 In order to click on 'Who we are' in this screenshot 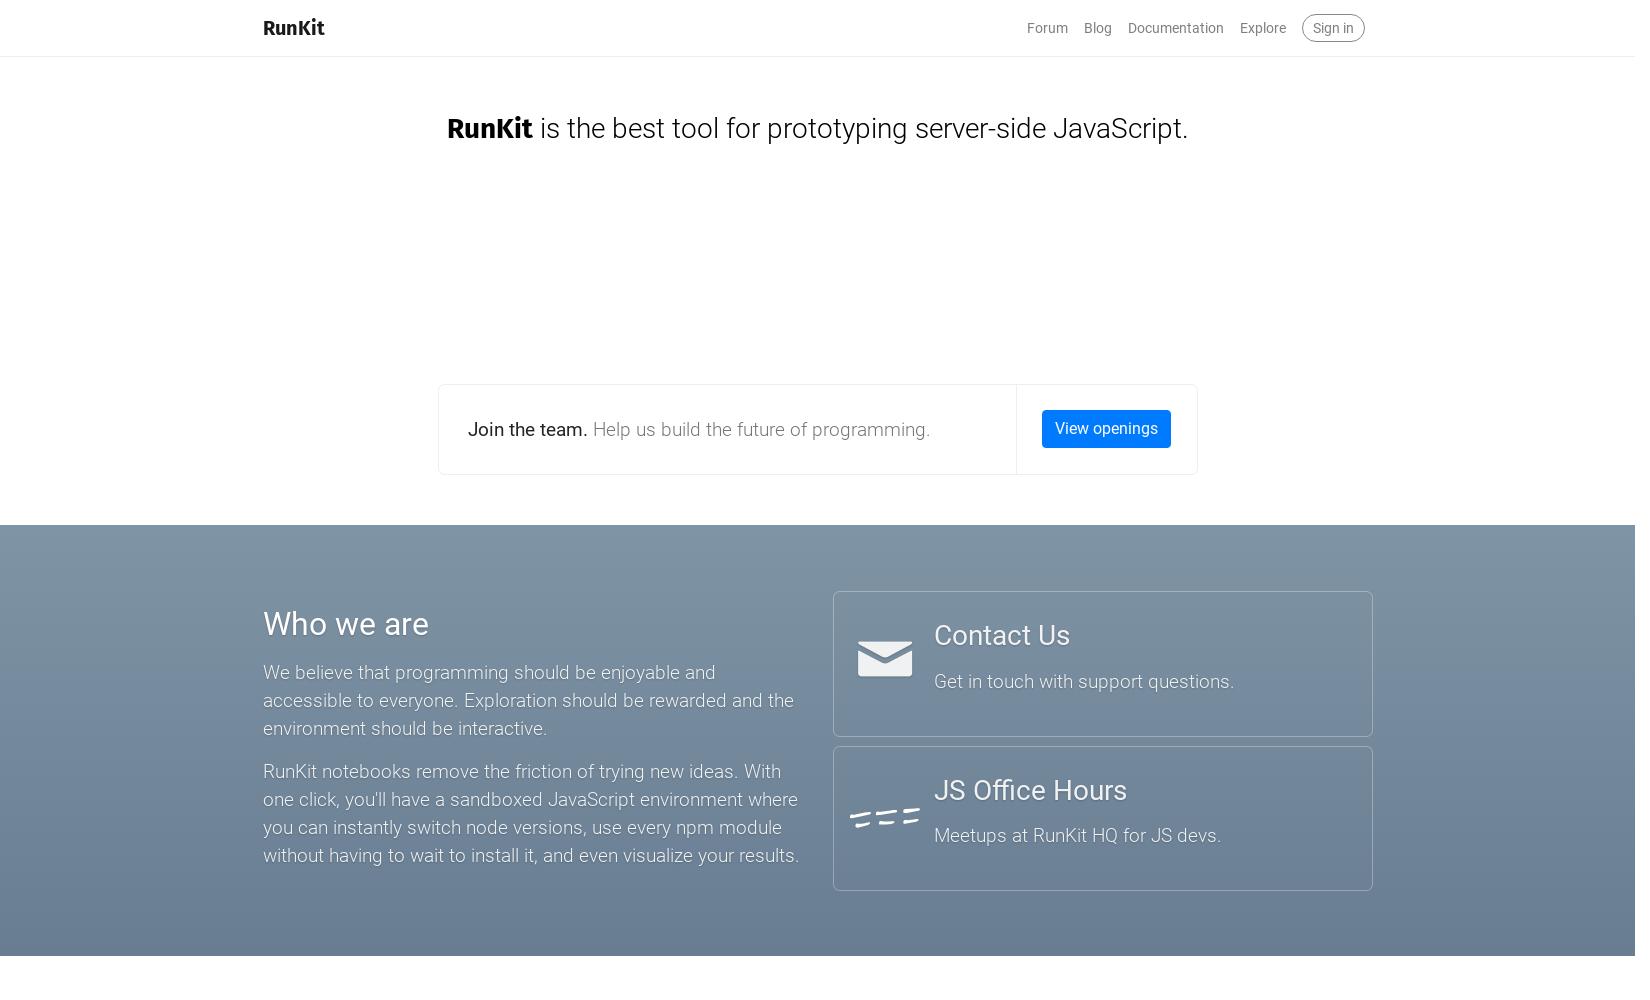, I will do `click(262, 623)`.